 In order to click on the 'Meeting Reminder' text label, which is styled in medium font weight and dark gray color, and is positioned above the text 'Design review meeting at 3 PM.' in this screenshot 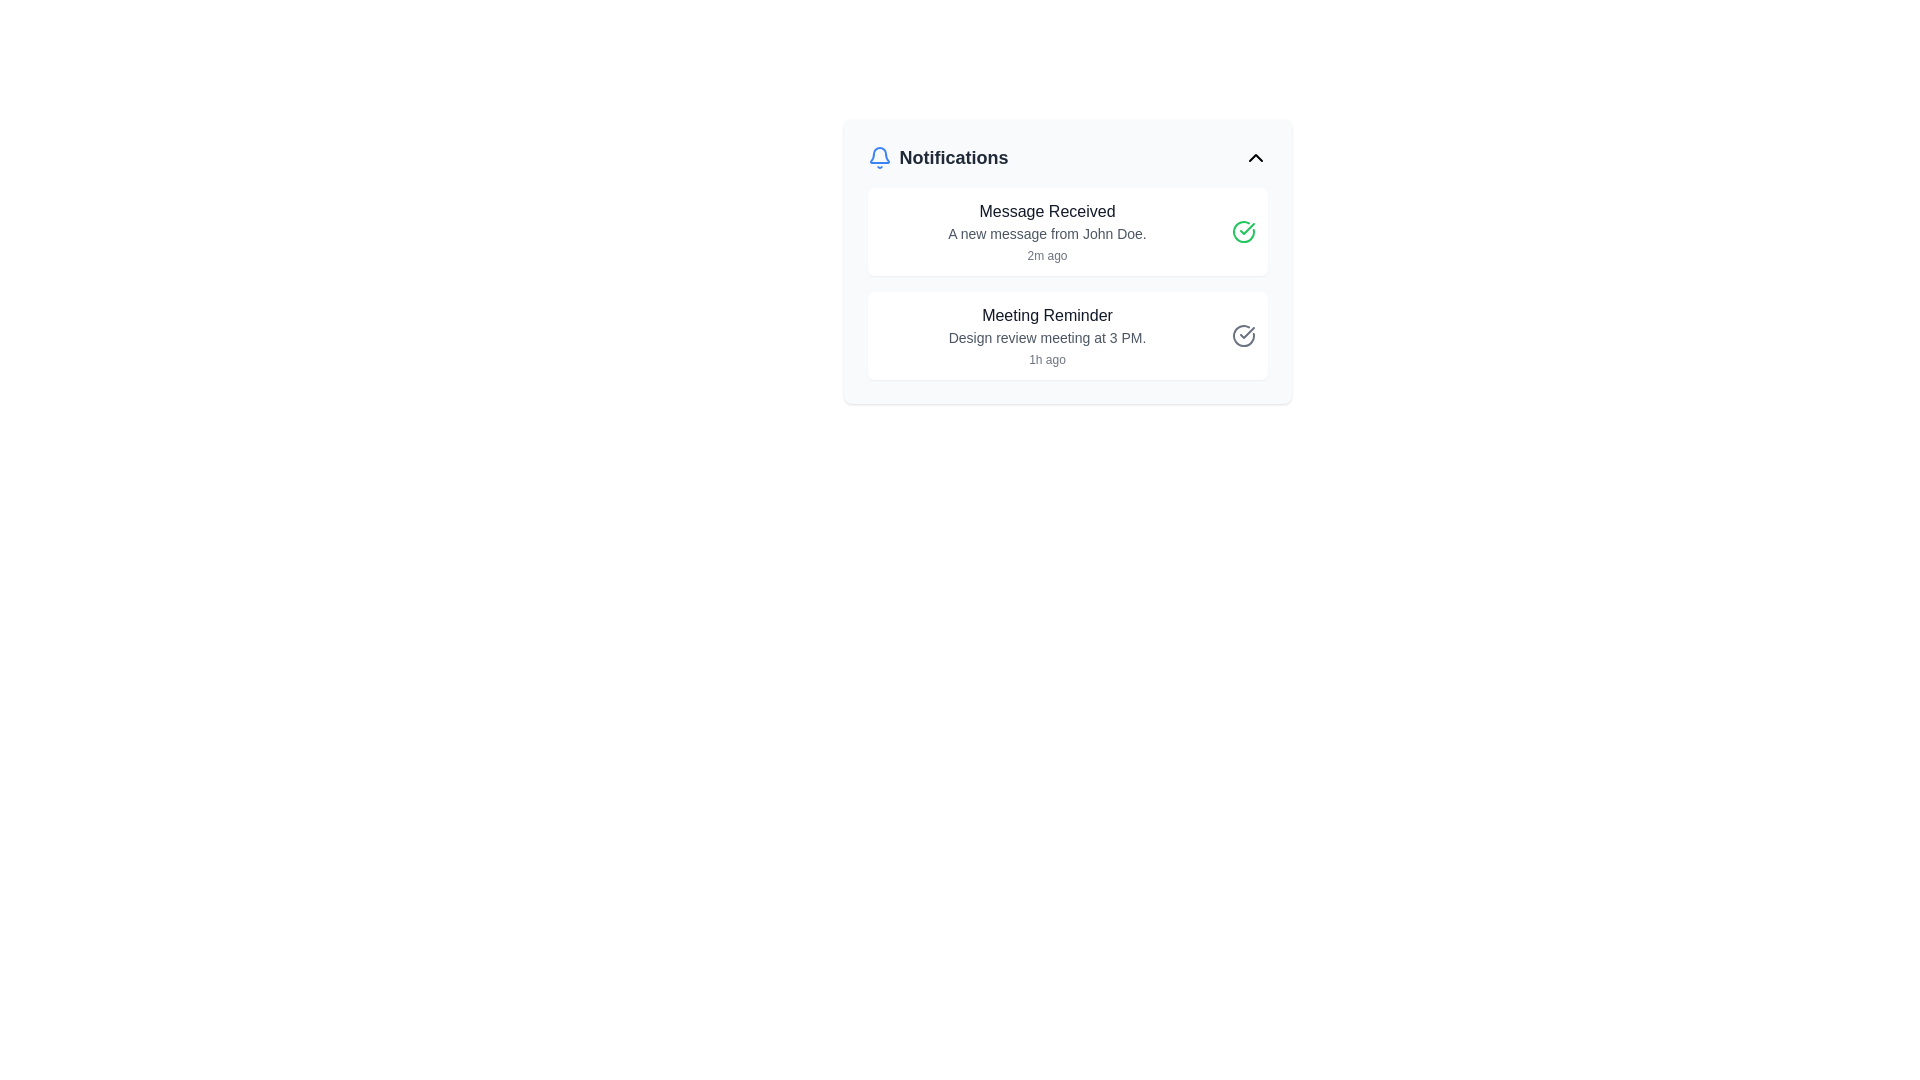, I will do `click(1046, 315)`.